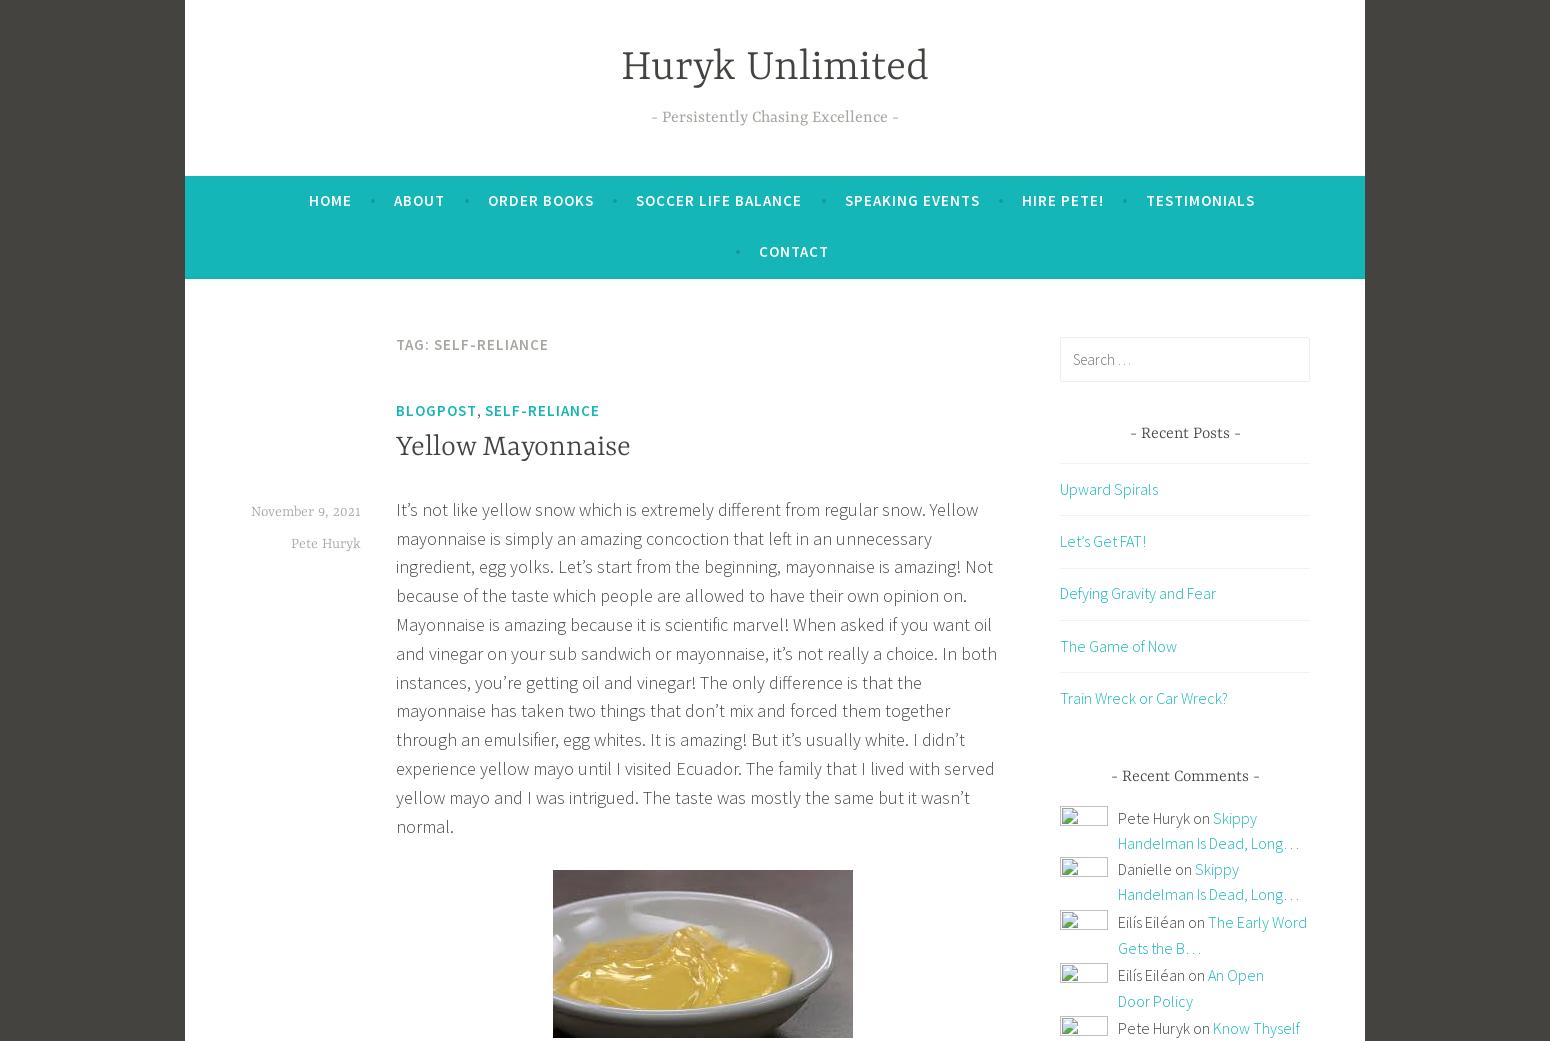  I want to click on 'Testimonials', so click(1200, 200).